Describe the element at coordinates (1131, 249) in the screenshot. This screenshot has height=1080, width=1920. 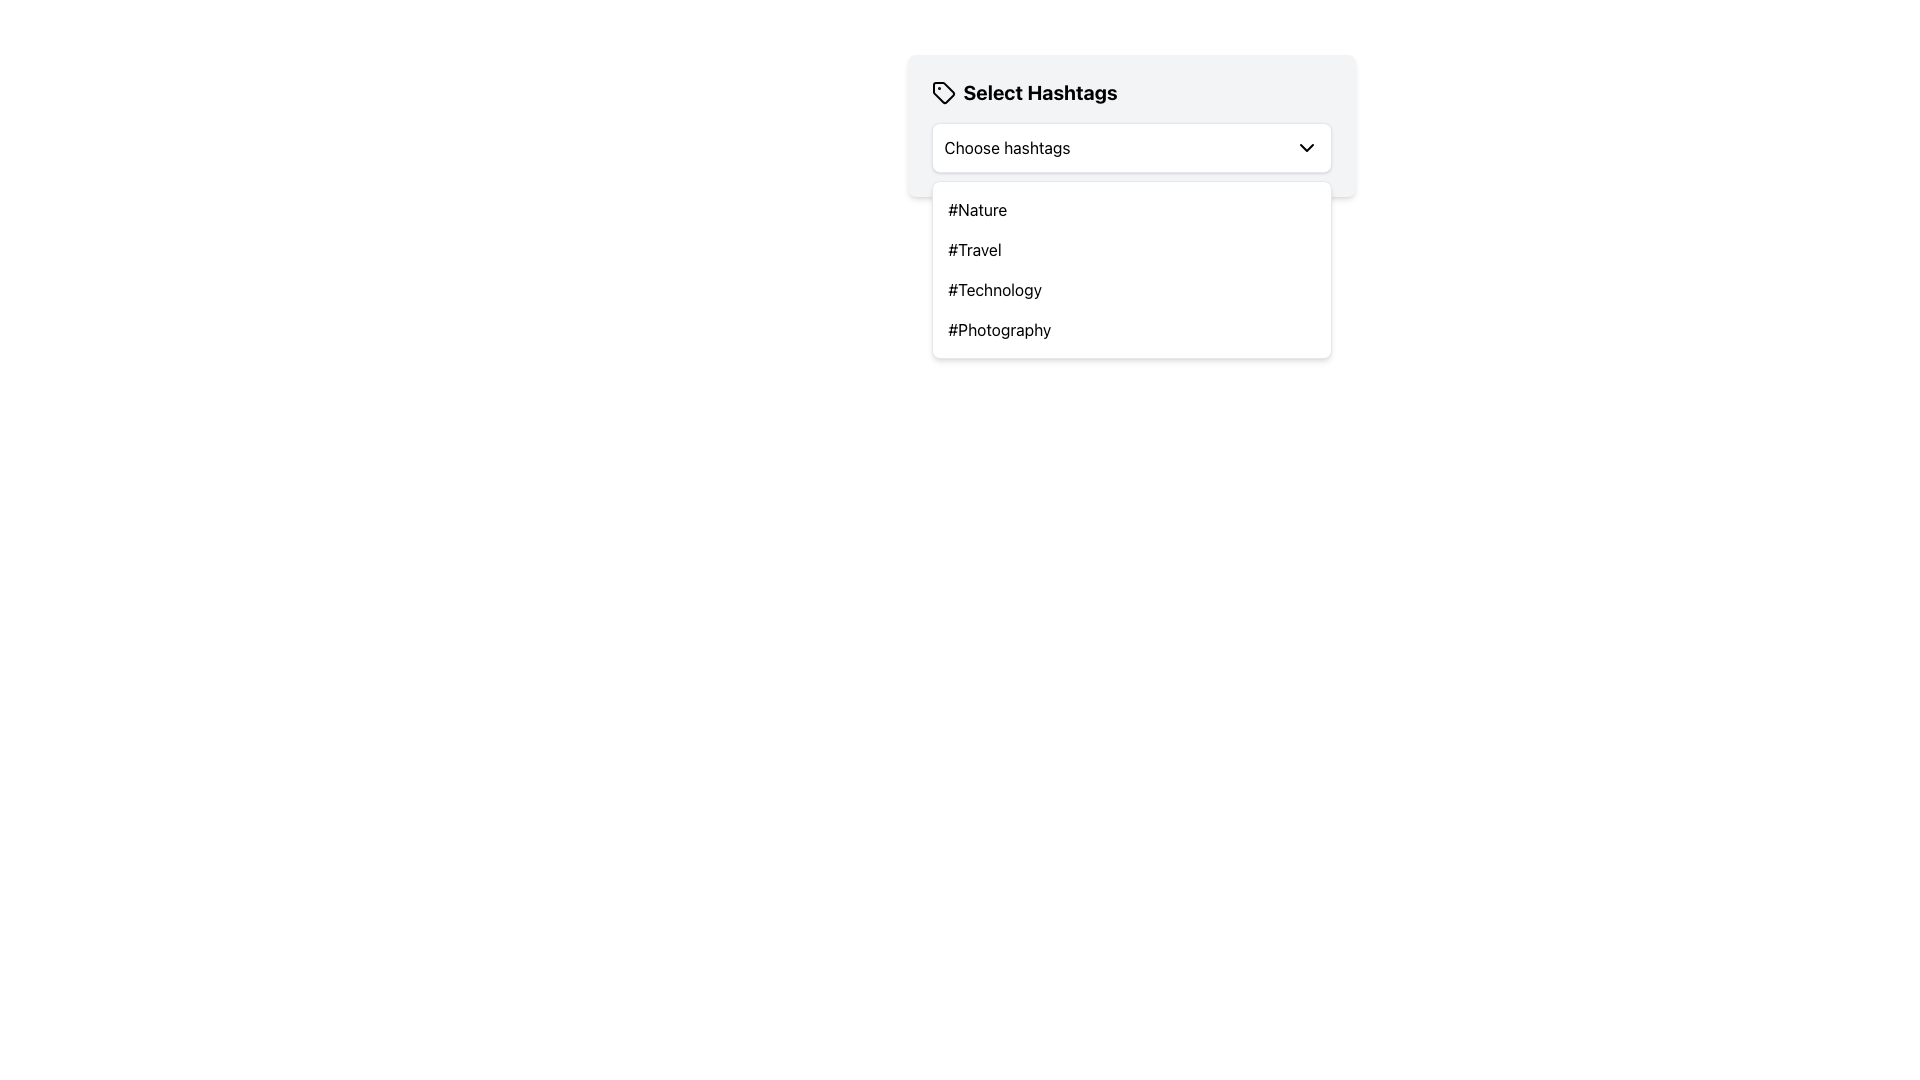
I see `the selectable list item labeled '#Travel' in the dropdown menu to navigate` at that location.